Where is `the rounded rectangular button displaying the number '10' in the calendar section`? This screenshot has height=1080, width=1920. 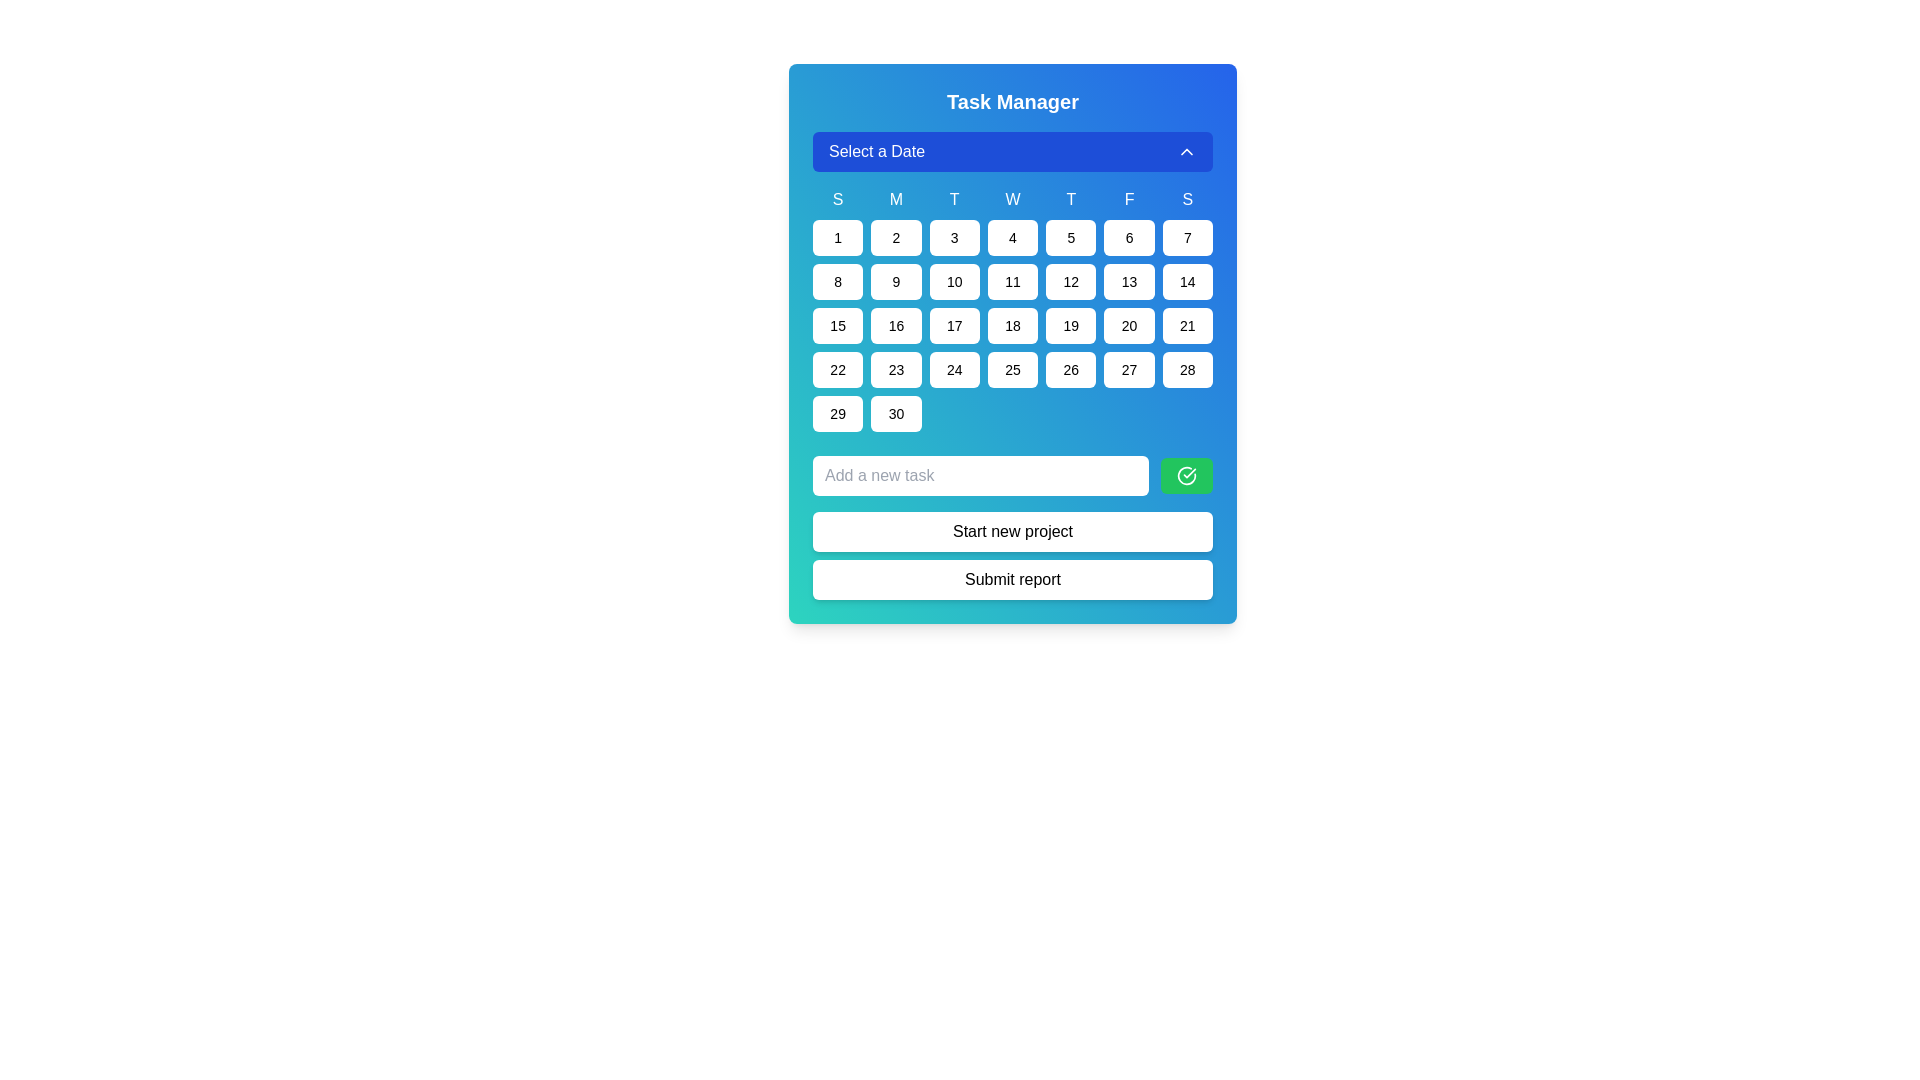 the rounded rectangular button displaying the number '10' in the calendar section is located at coordinates (953, 281).